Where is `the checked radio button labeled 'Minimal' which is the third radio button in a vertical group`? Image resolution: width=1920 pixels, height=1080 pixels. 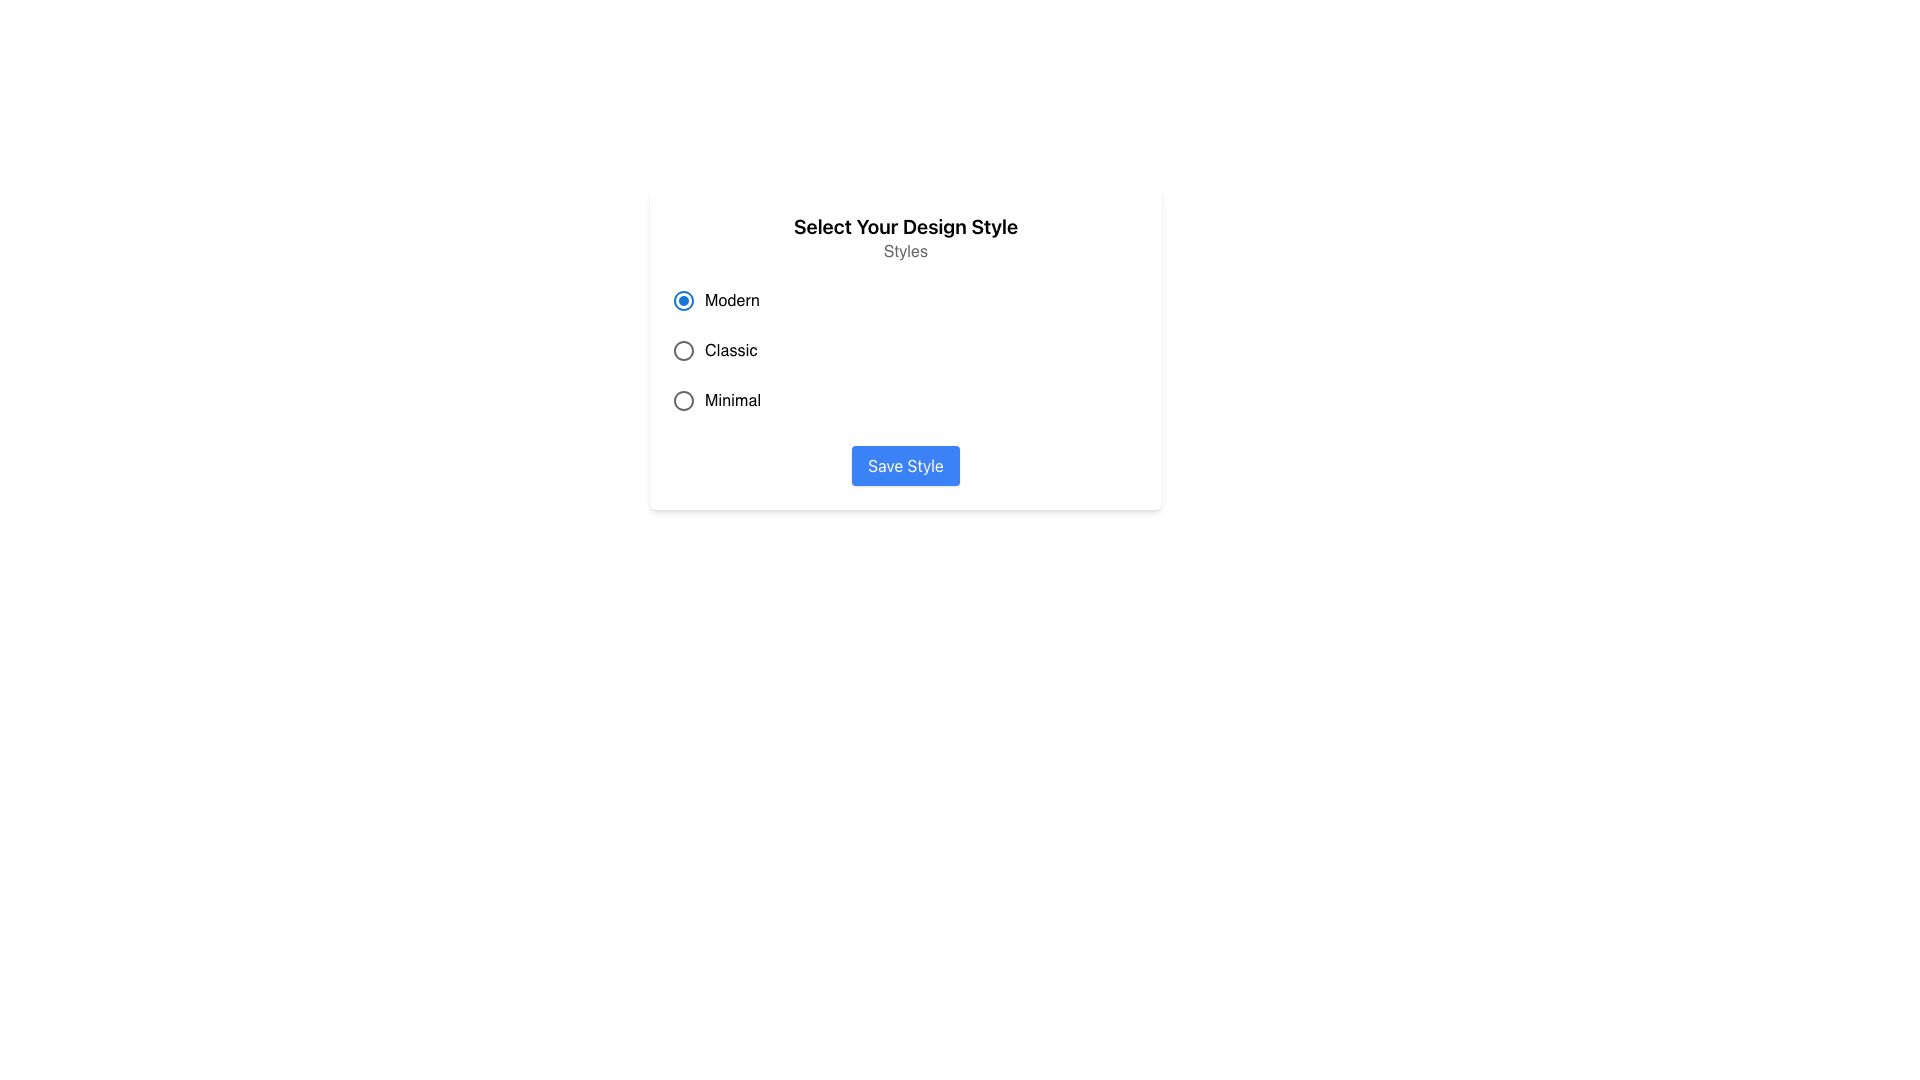
the checked radio button labeled 'Minimal' which is the third radio button in a vertical group is located at coordinates (684, 401).